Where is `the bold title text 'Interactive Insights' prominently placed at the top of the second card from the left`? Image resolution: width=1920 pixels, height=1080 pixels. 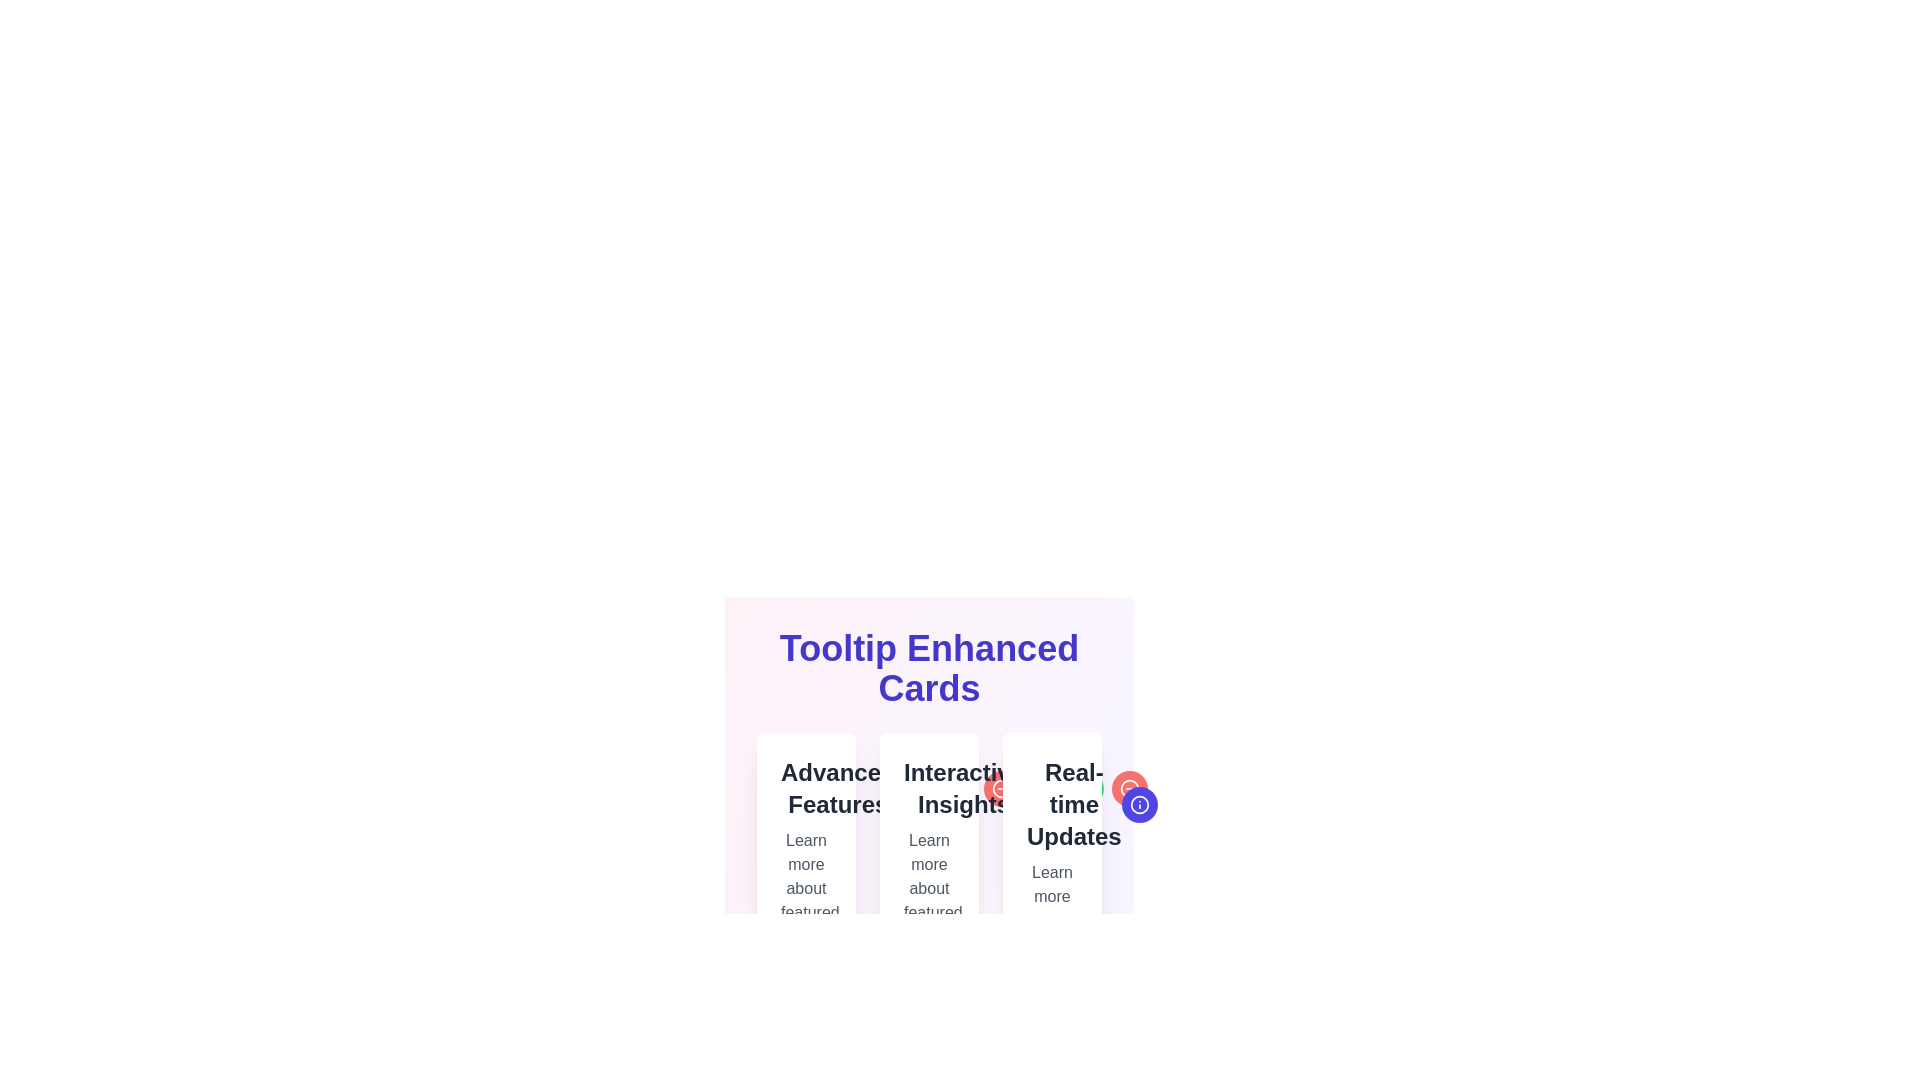 the bold title text 'Interactive Insights' prominently placed at the top of the second card from the left is located at coordinates (928, 788).